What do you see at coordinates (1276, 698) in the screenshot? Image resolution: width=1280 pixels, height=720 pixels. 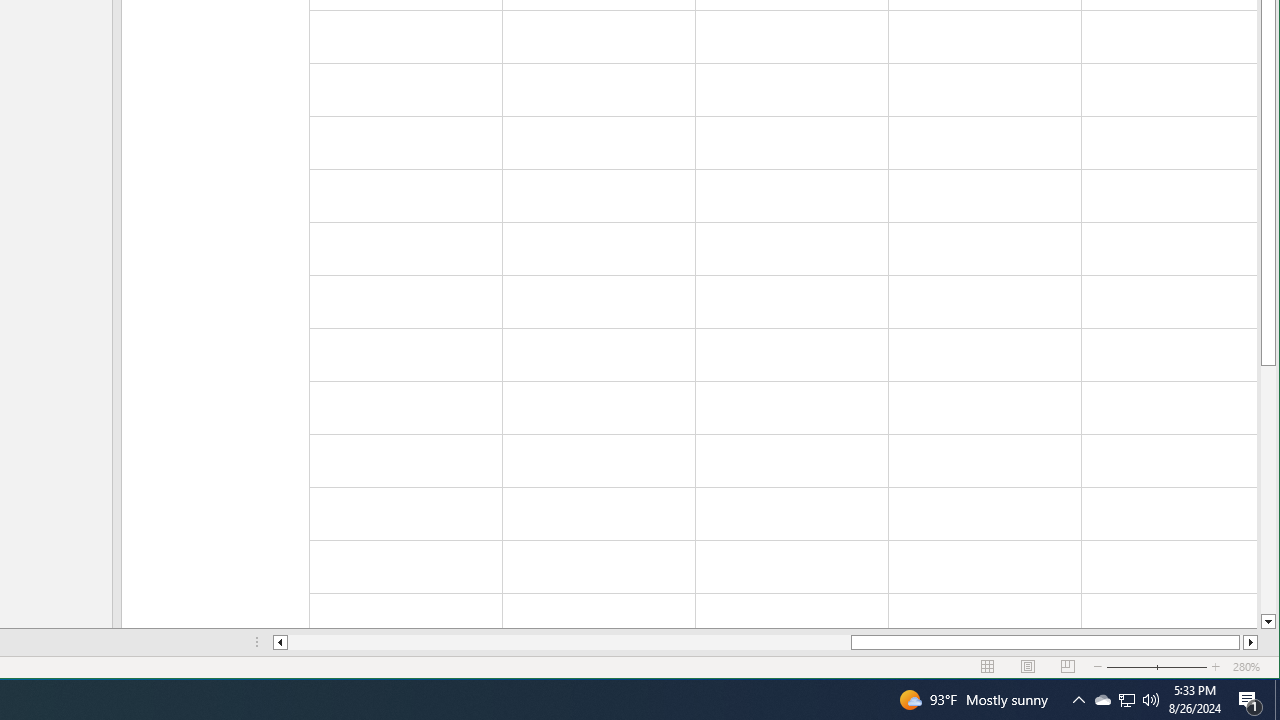 I see `'Show desktop'` at bounding box center [1276, 698].